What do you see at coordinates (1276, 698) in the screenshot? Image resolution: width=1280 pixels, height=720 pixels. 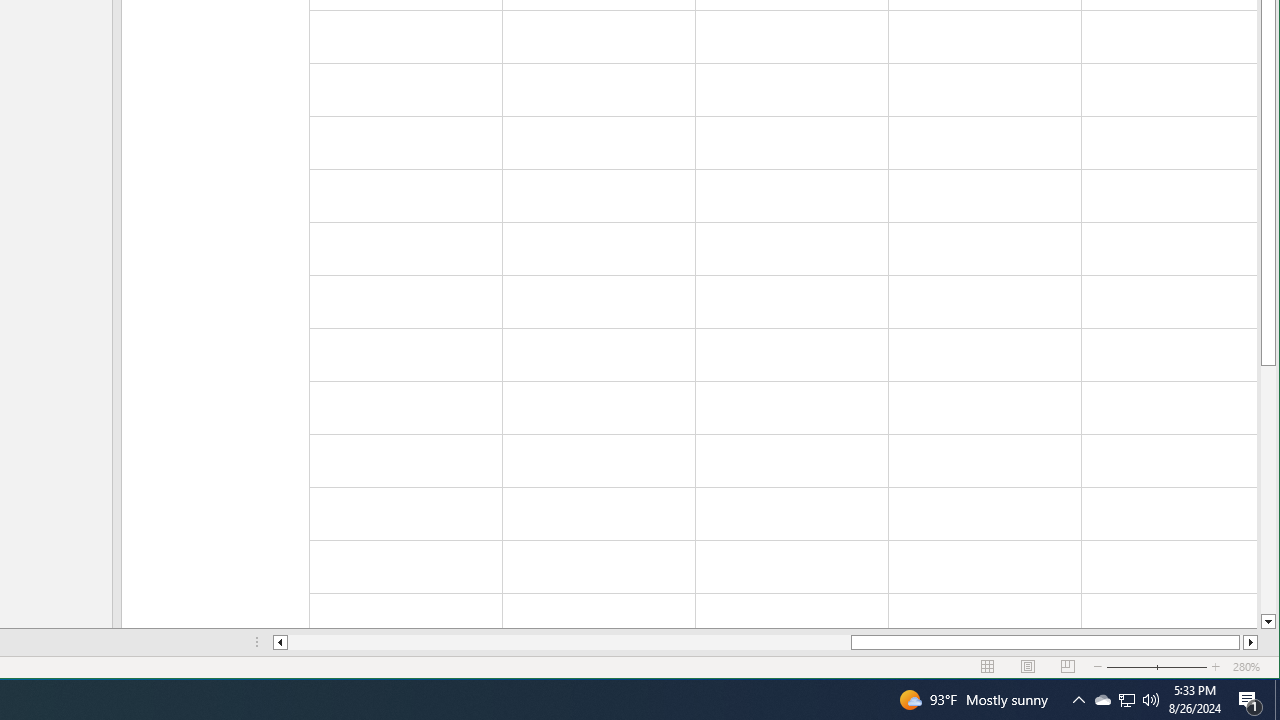 I see `'Show desktop'` at bounding box center [1276, 698].